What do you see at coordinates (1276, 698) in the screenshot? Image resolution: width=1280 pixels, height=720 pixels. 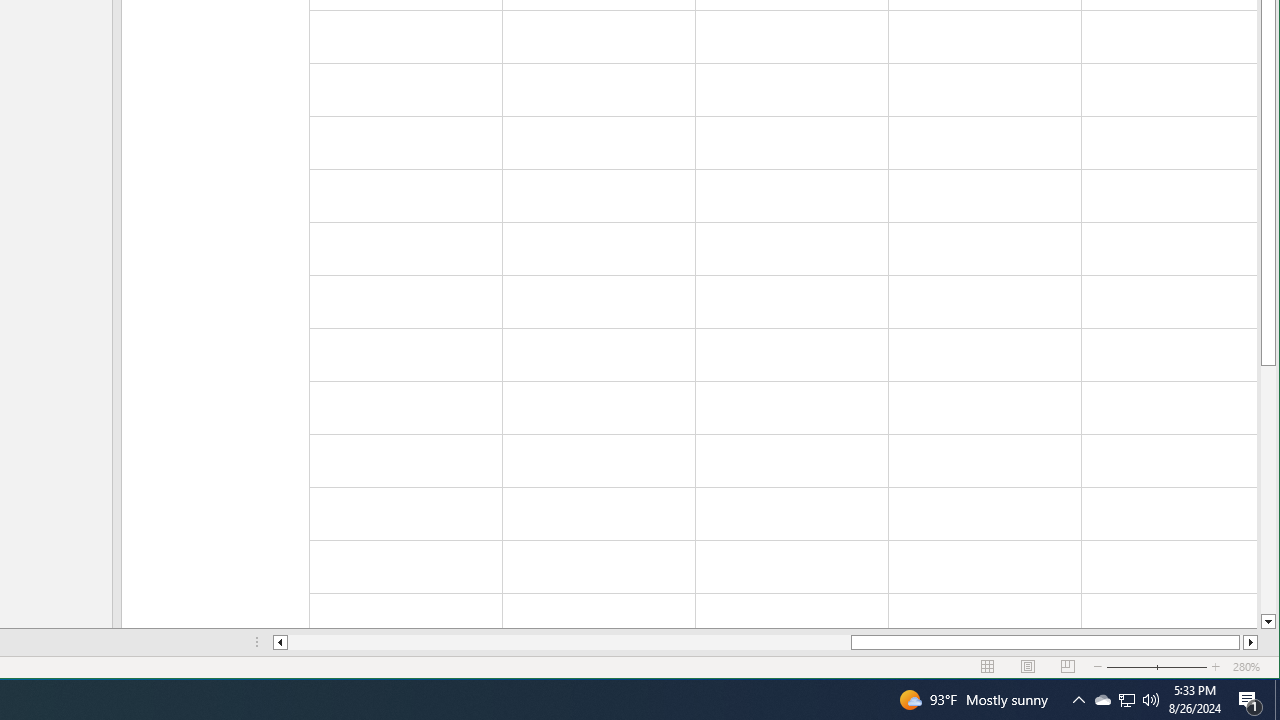 I see `'Show desktop'` at bounding box center [1276, 698].